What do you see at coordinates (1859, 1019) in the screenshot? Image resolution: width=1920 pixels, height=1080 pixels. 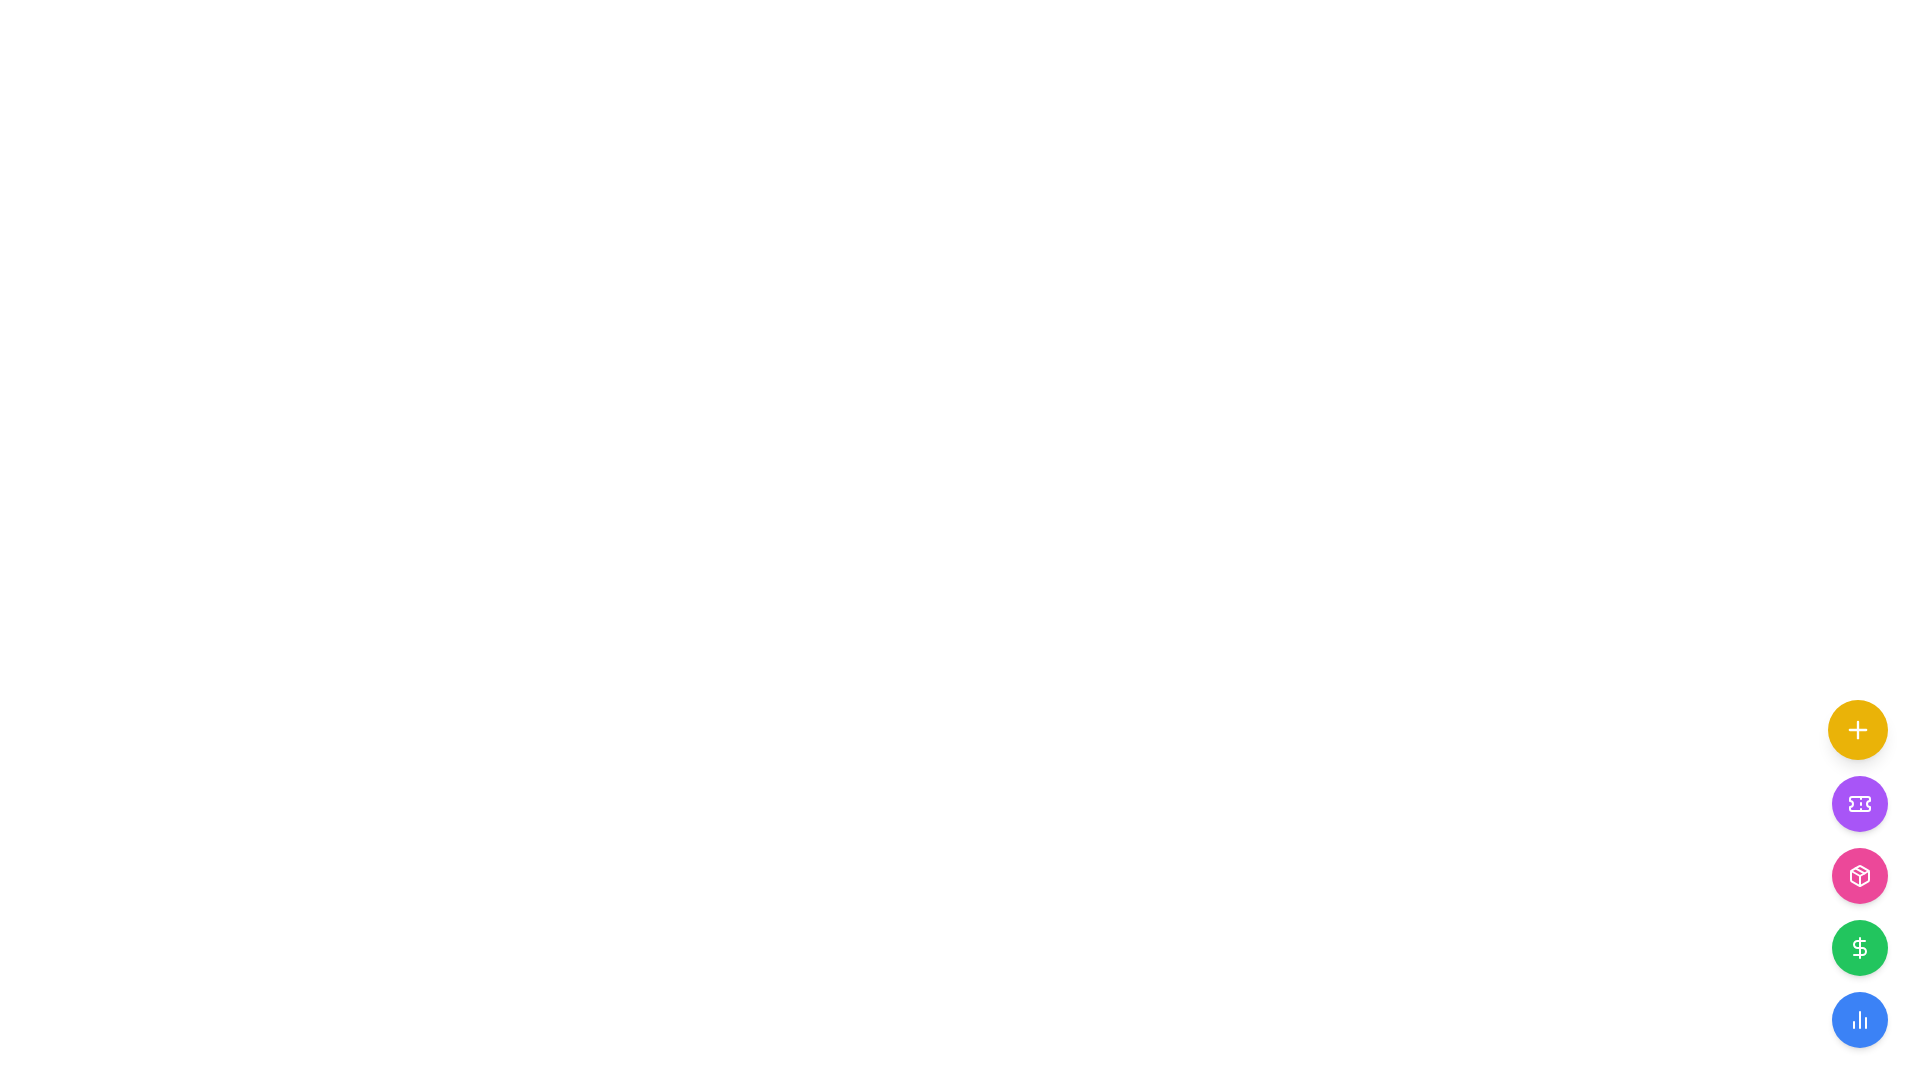 I see `the round blue button with a white bar chart icon at the center` at bounding box center [1859, 1019].